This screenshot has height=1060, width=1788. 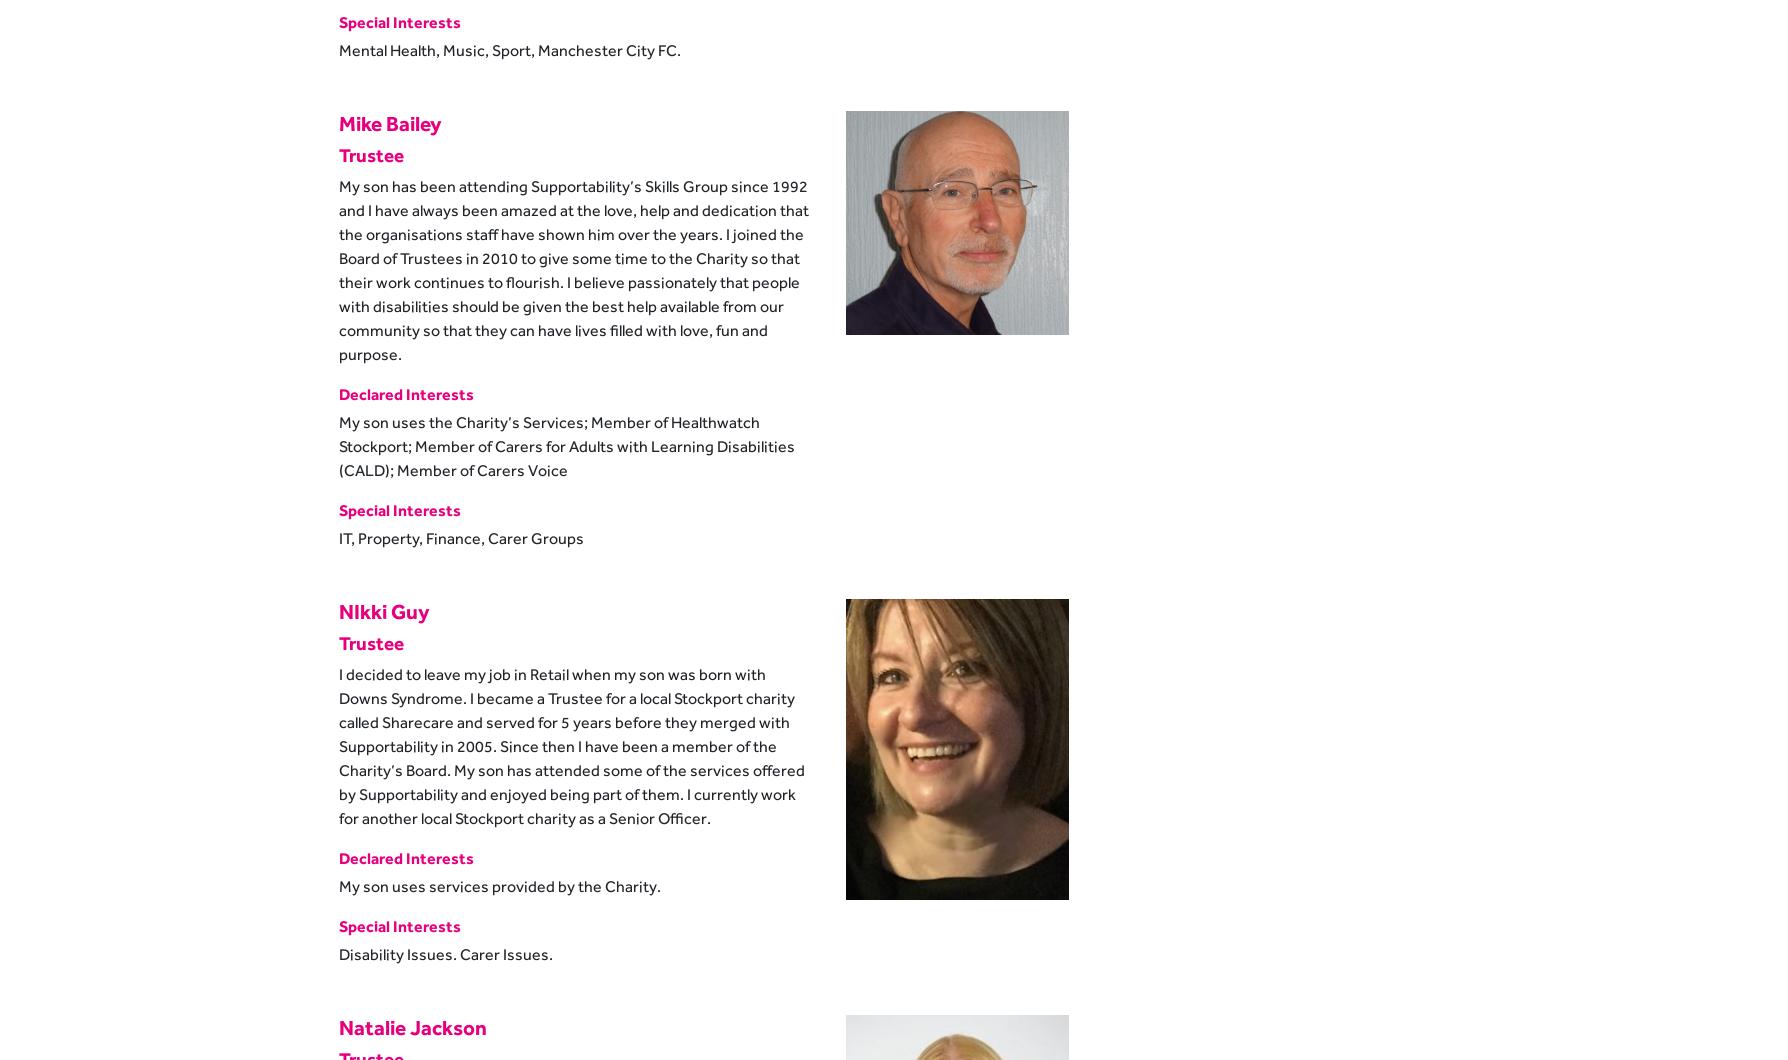 What do you see at coordinates (338, 610) in the screenshot?
I see `'NIkki Guy'` at bounding box center [338, 610].